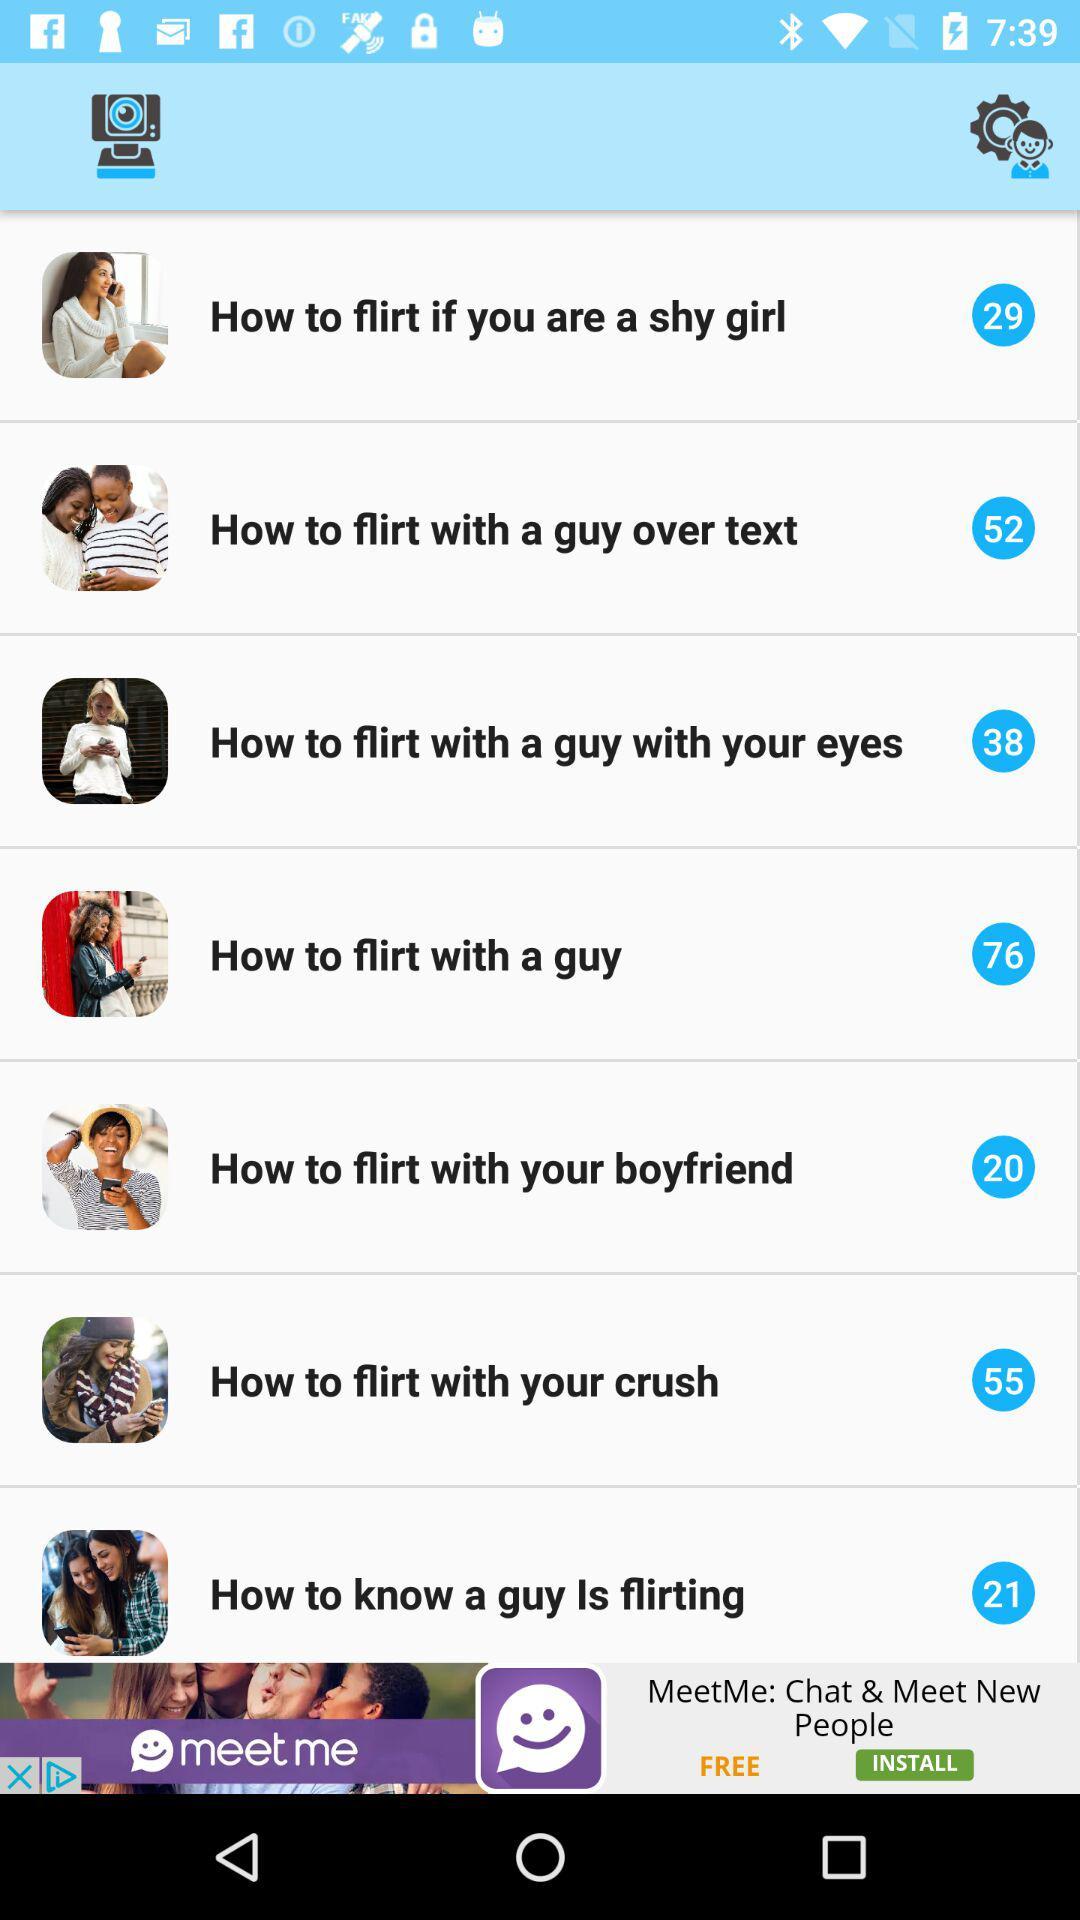 This screenshot has width=1080, height=1920. I want to click on the 4th image, so click(104, 953).